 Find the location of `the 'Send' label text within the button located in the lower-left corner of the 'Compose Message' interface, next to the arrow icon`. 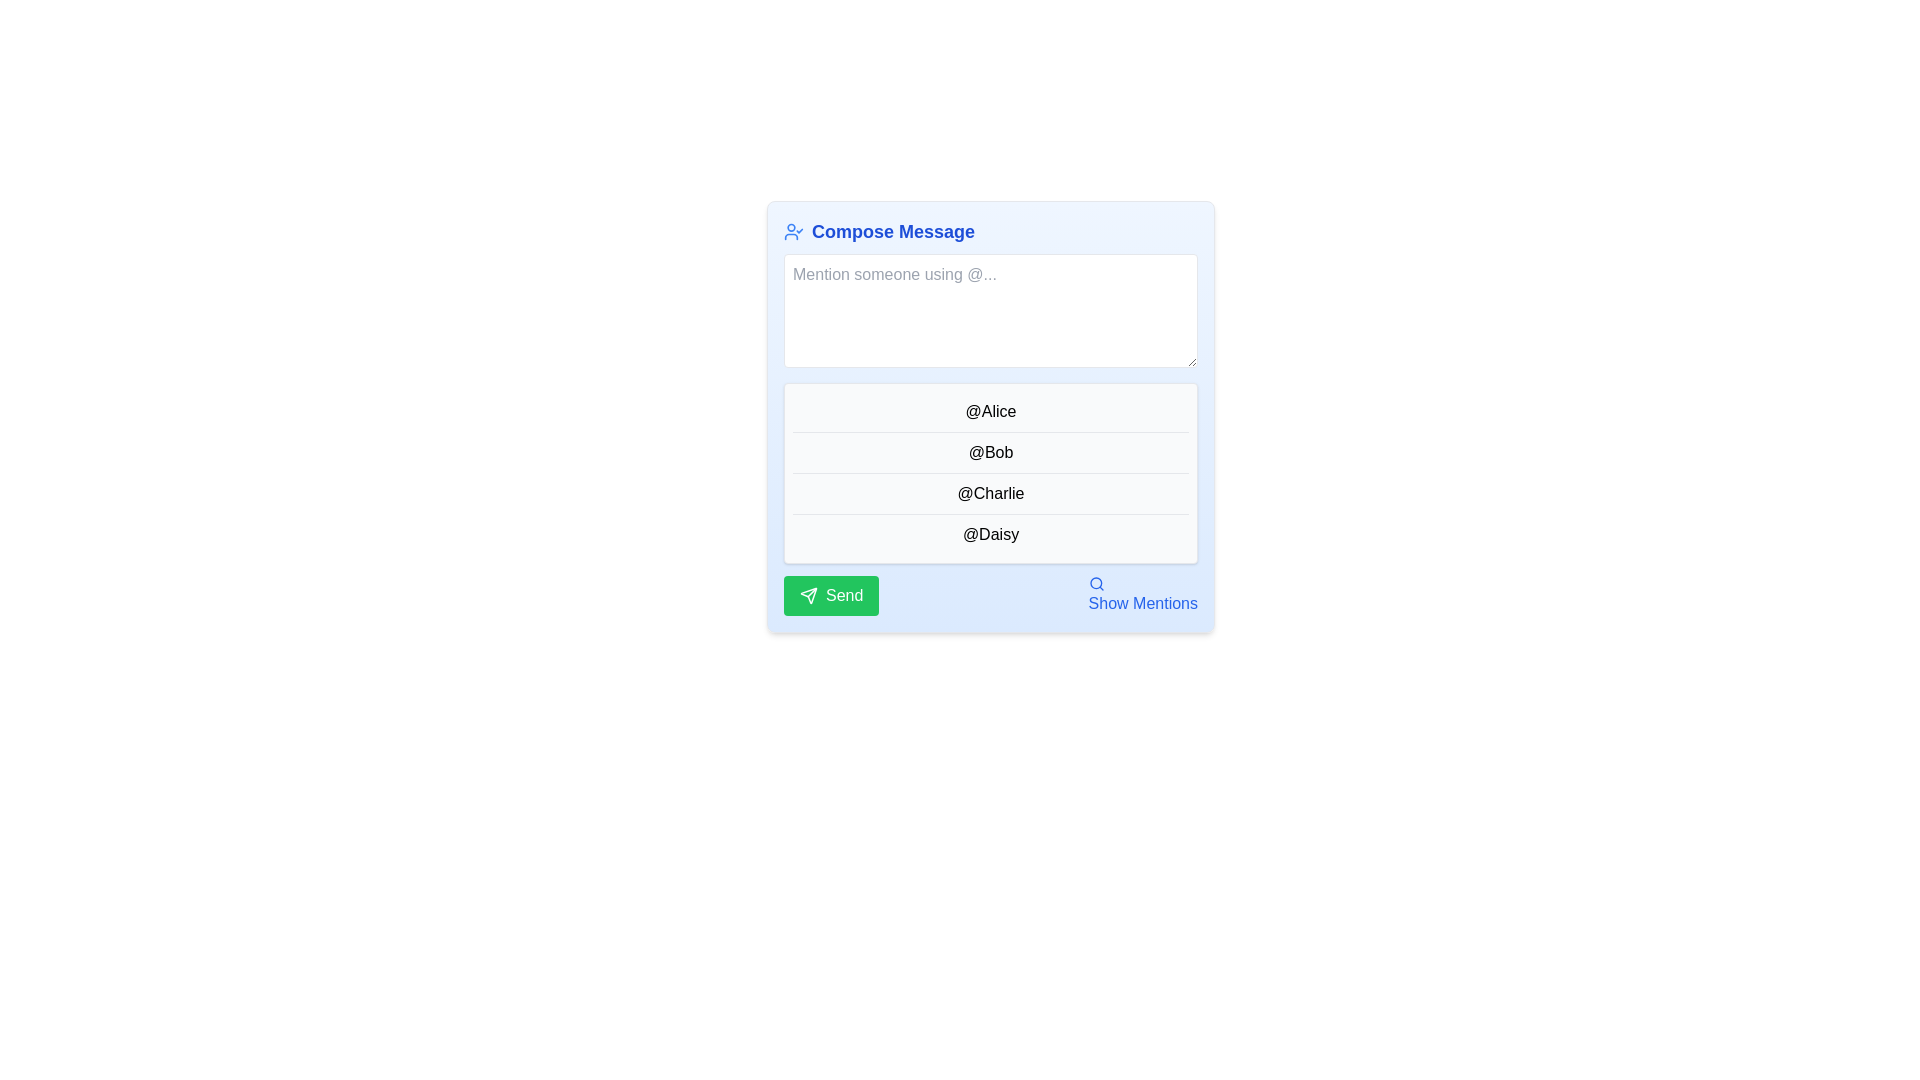

the 'Send' label text within the button located in the lower-left corner of the 'Compose Message' interface, next to the arrow icon is located at coordinates (844, 595).